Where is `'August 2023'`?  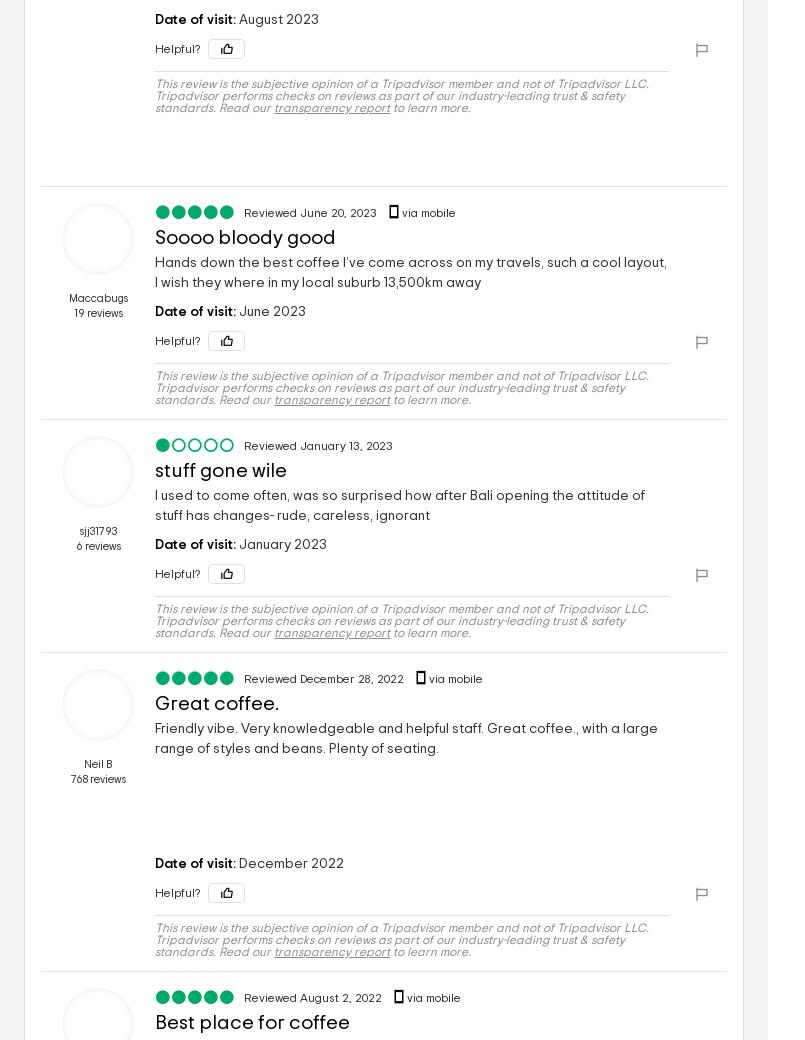 'August 2023' is located at coordinates (277, 18).